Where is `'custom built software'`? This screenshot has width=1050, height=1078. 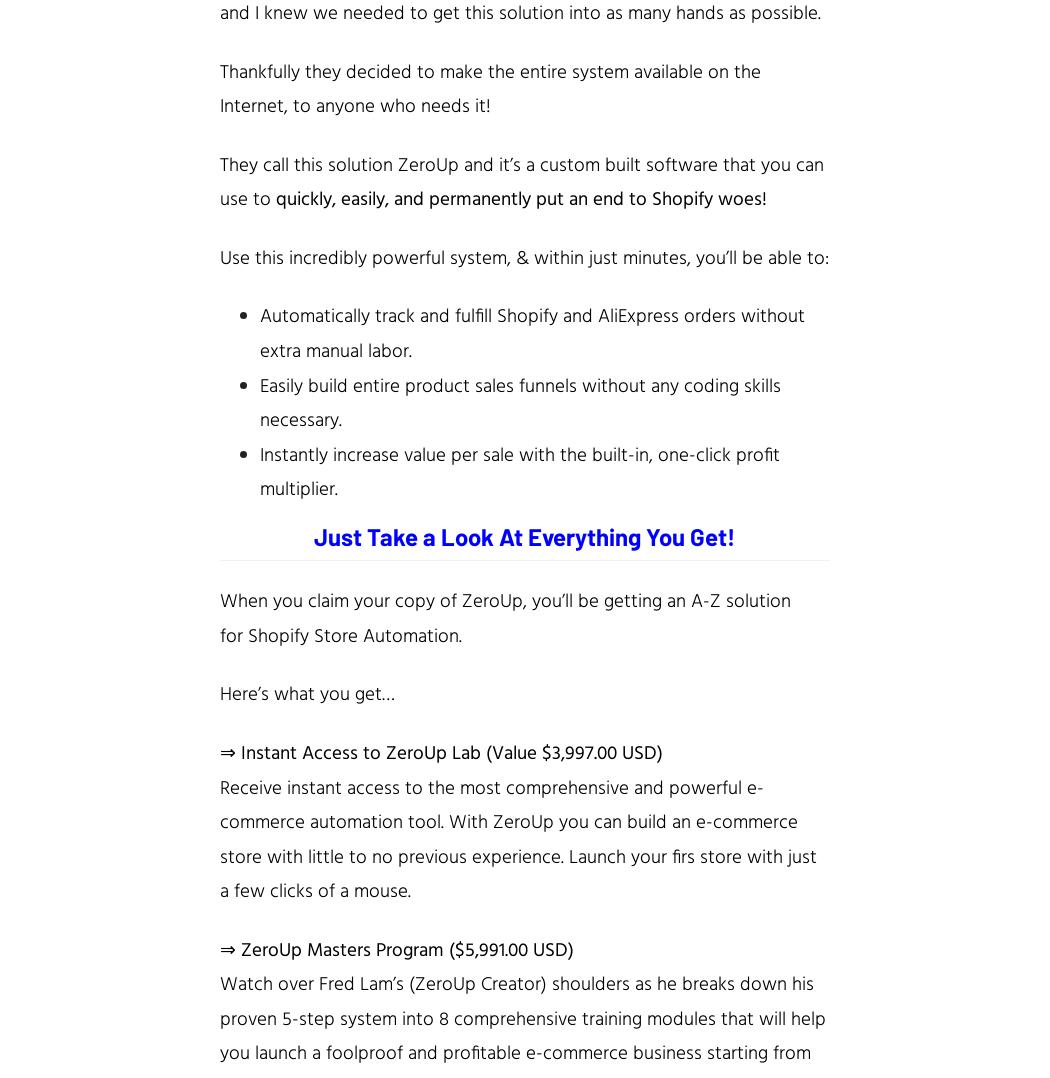
'custom built software' is located at coordinates (631, 164).